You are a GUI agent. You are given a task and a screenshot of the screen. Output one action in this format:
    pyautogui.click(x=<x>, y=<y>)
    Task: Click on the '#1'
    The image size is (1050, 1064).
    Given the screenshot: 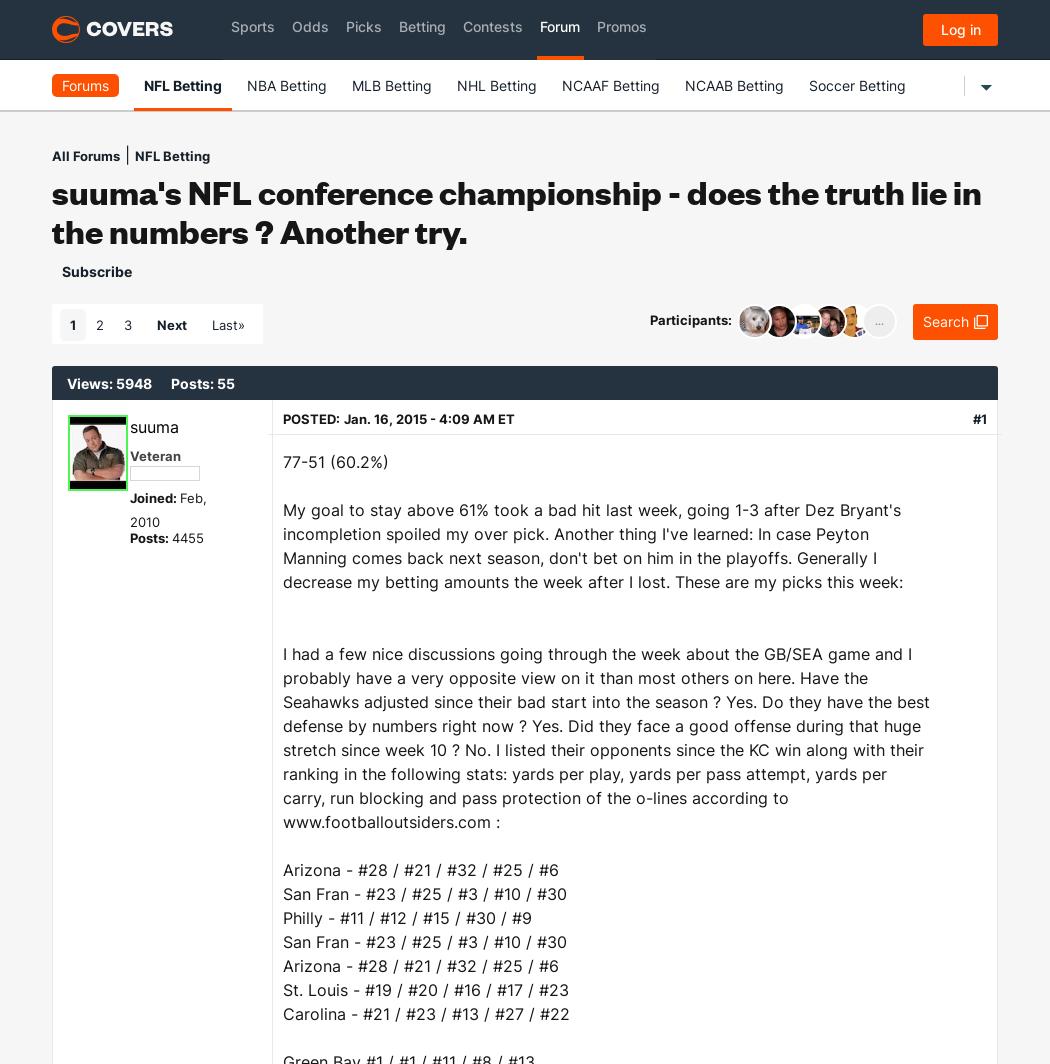 What is the action you would take?
    pyautogui.click(x=979, y=418)
    